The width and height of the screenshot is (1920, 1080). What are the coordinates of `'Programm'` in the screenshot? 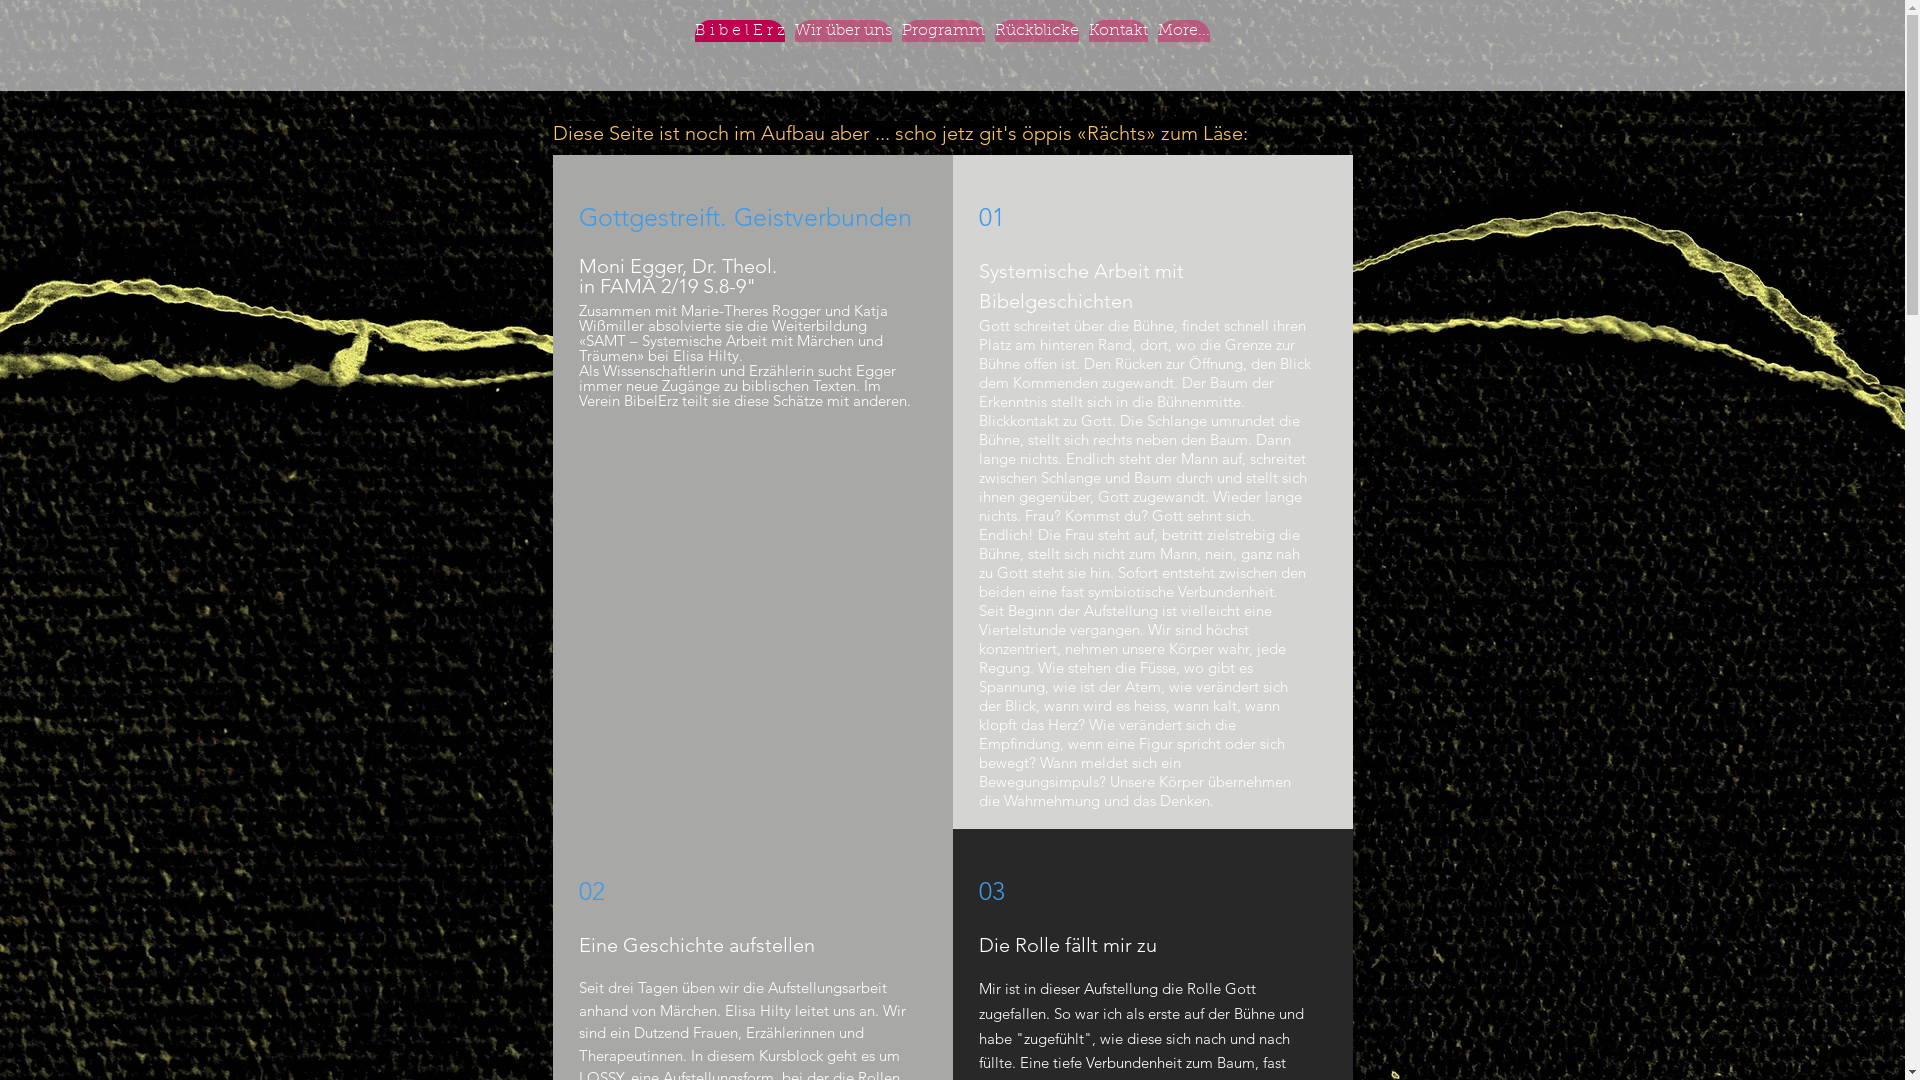 It's located at (901, 54).